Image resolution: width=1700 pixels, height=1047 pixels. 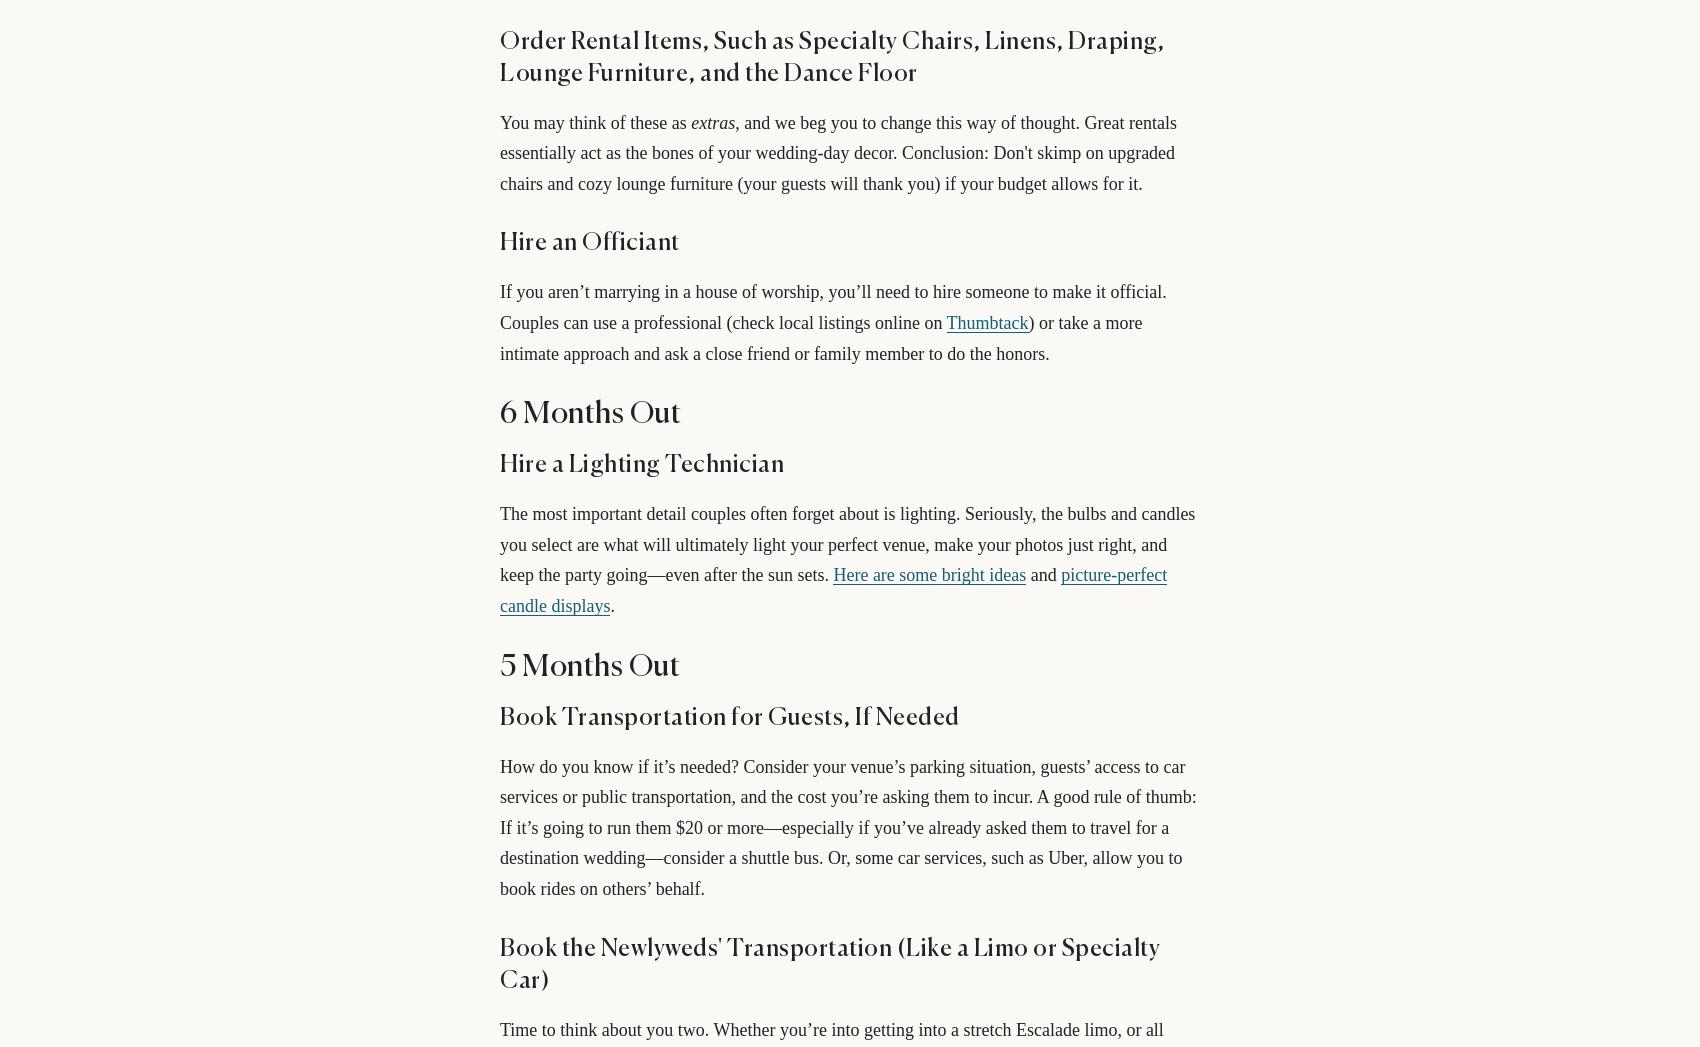 What do you see at coordinates (846, 544) in the screenshot?
I see `'The most important detail couples often forget about is lighting. Seriously, the bulbs and candles you select are what will ultimately light your perfect venue, make your photos just right, and keep the party going—even after the sun sets.'` at bounding box center [846, 544].